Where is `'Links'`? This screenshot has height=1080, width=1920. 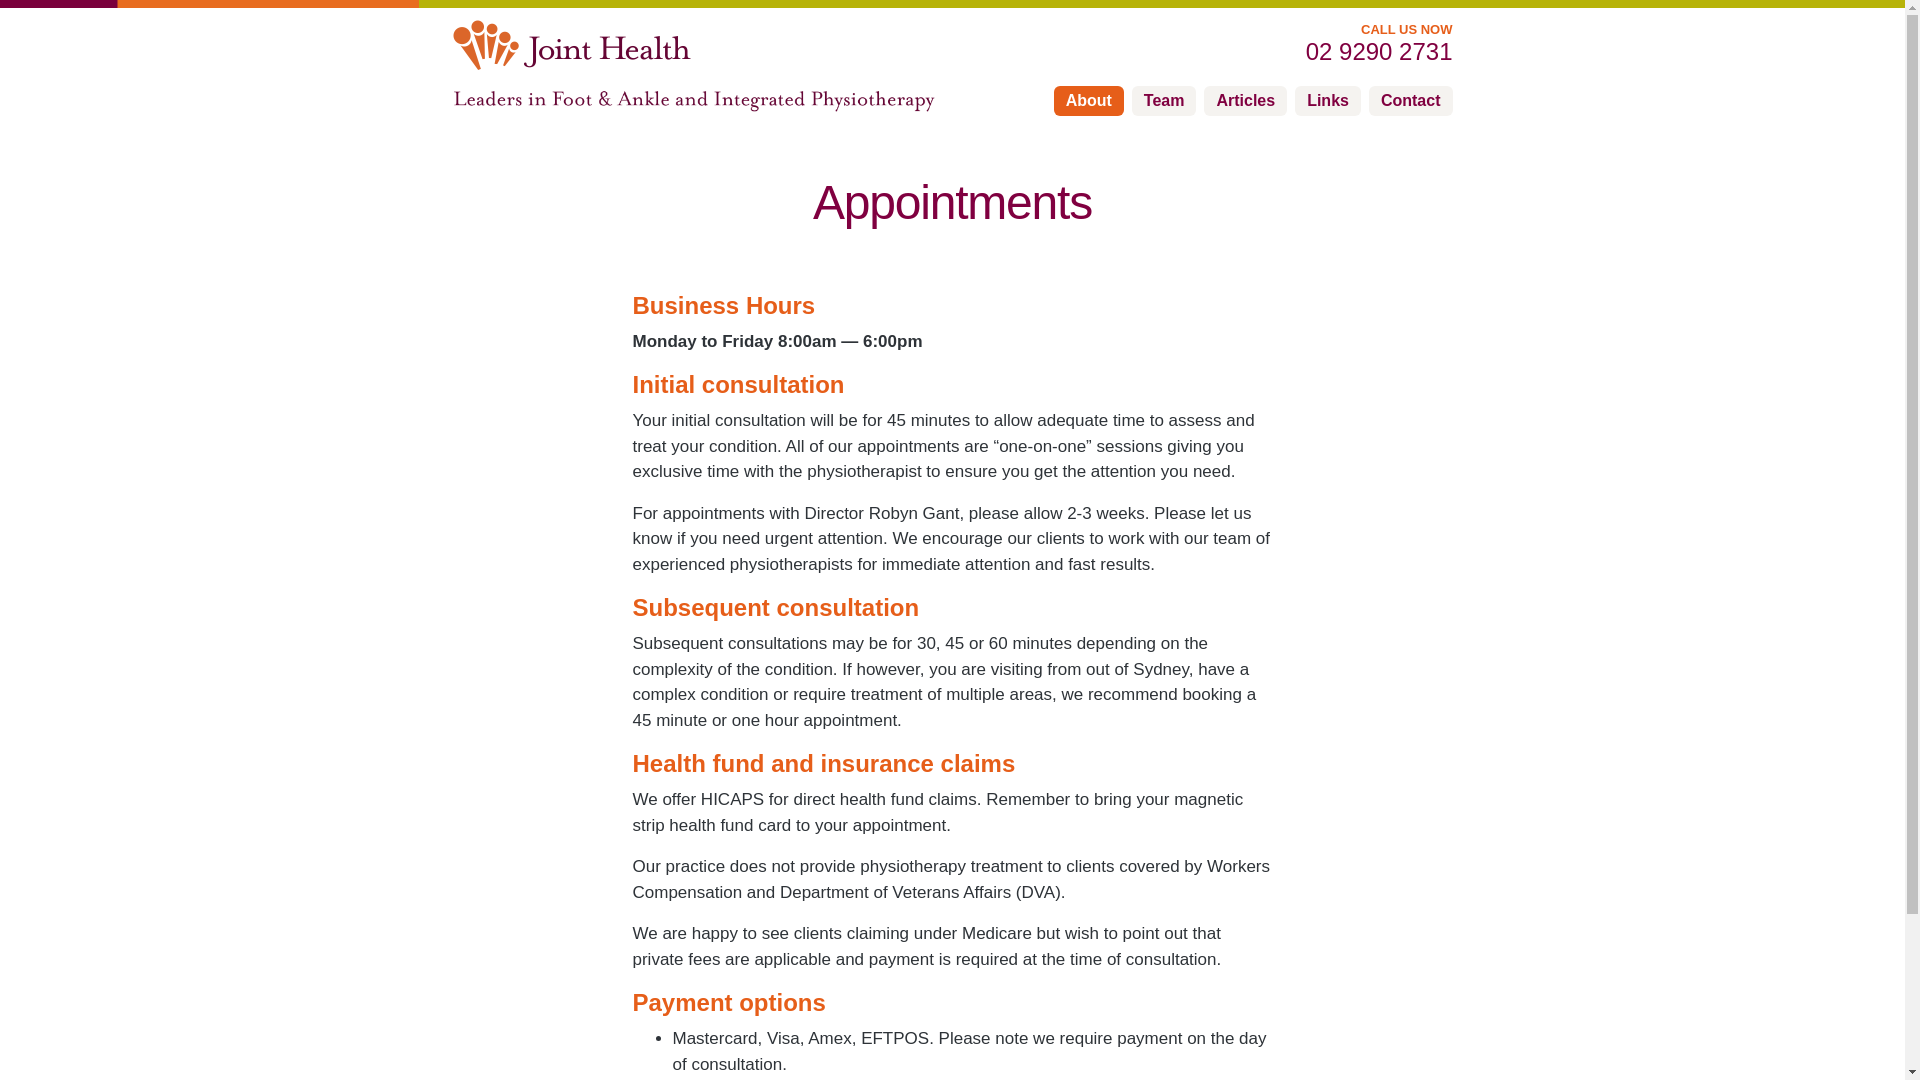
'Links' is located at coordinates (1328, 100).